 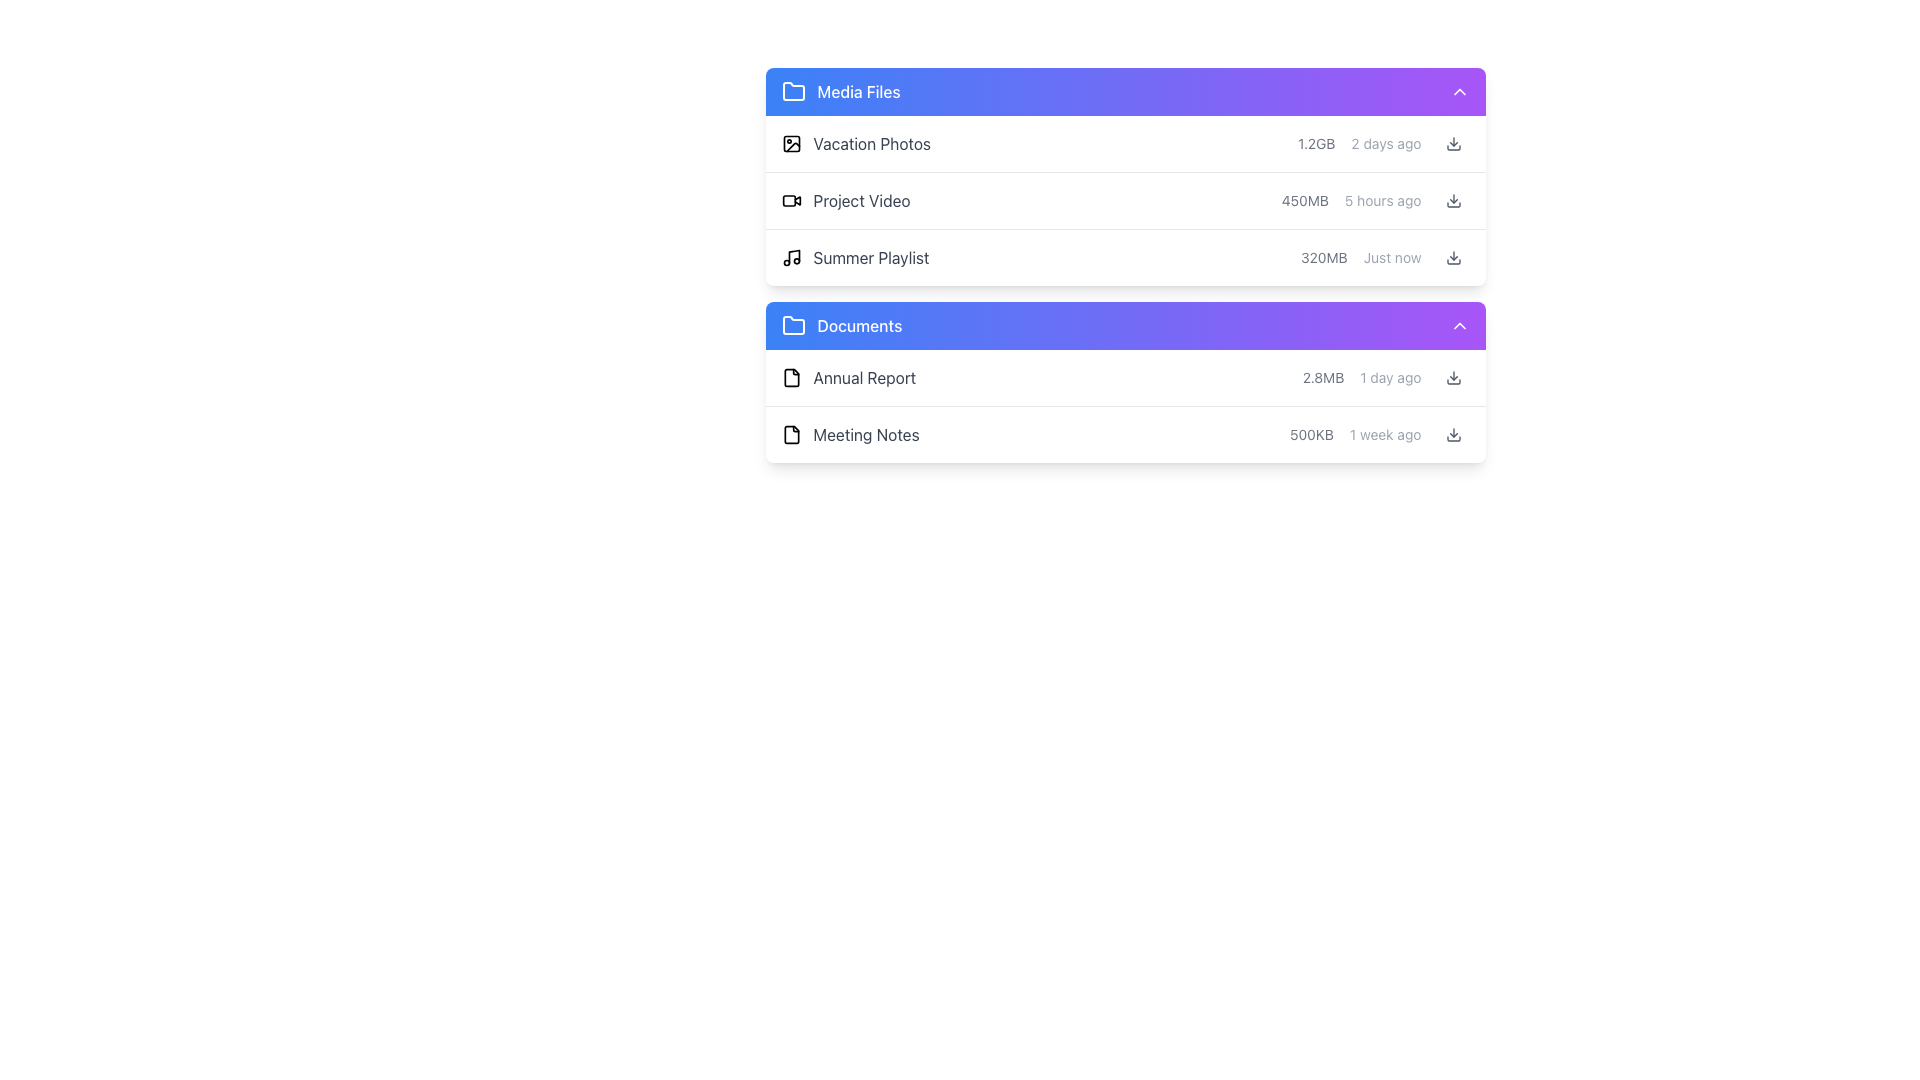 What do you see at coordinates (787, 200) in the screenshot?
I see `the SVG graphical shape that represents the main body of the video icon, positioned towards the left and slightly lower in the group's layout` at bounding box center [787, 200].